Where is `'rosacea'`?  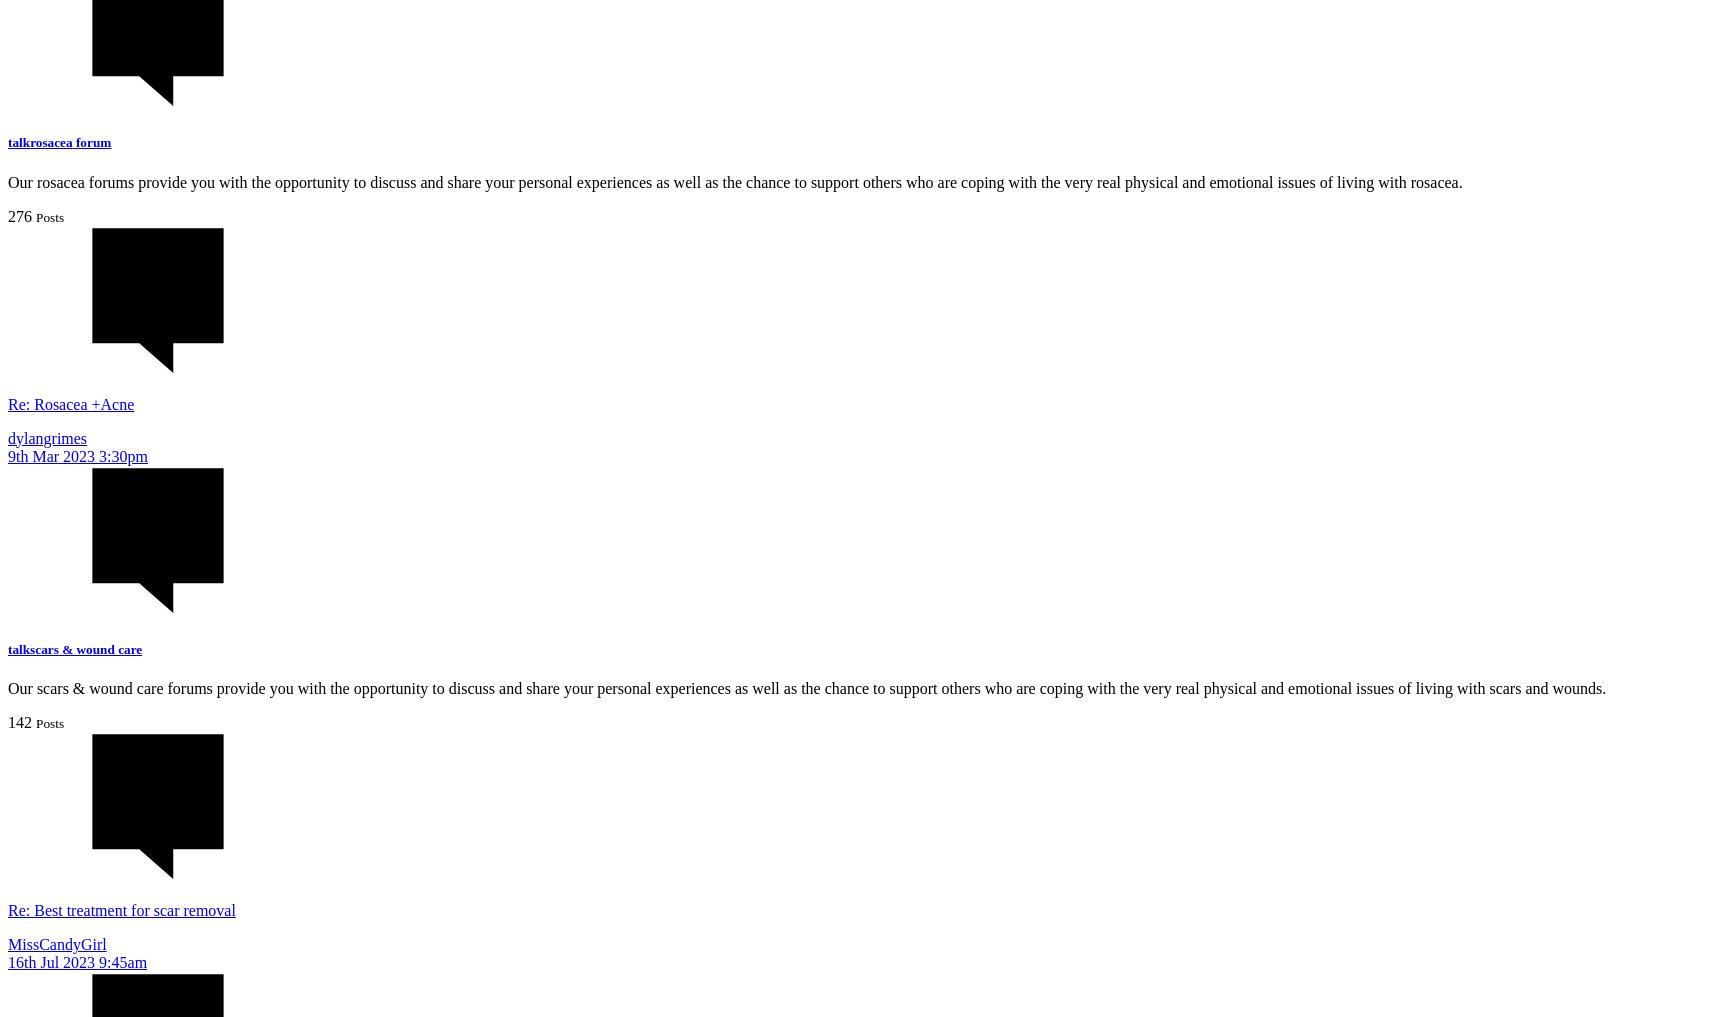
'rosacea' is located at coordinates (30, 141).